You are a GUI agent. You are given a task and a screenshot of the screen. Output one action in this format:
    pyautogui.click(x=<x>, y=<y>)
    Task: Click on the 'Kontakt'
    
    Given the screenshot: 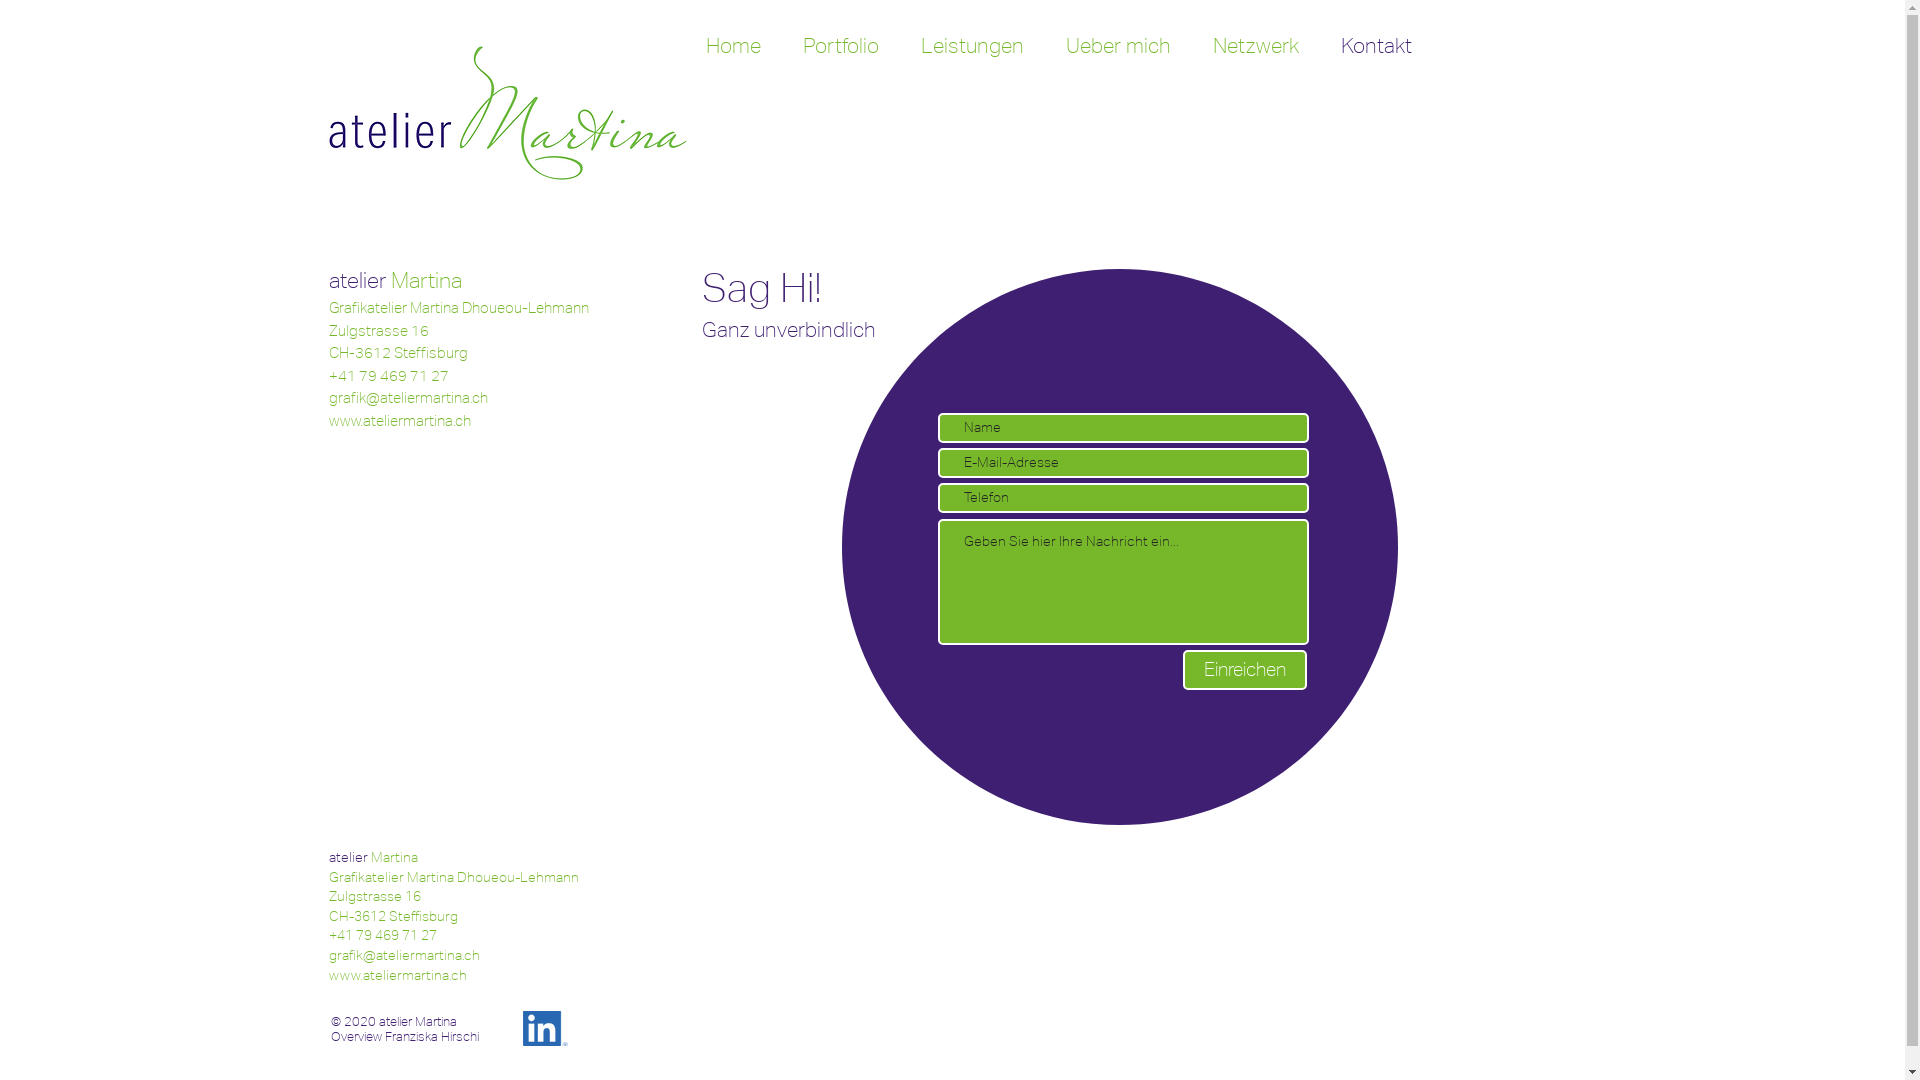 What is the action you would take?
    pyautogui.click(x=1375, y=45)
    